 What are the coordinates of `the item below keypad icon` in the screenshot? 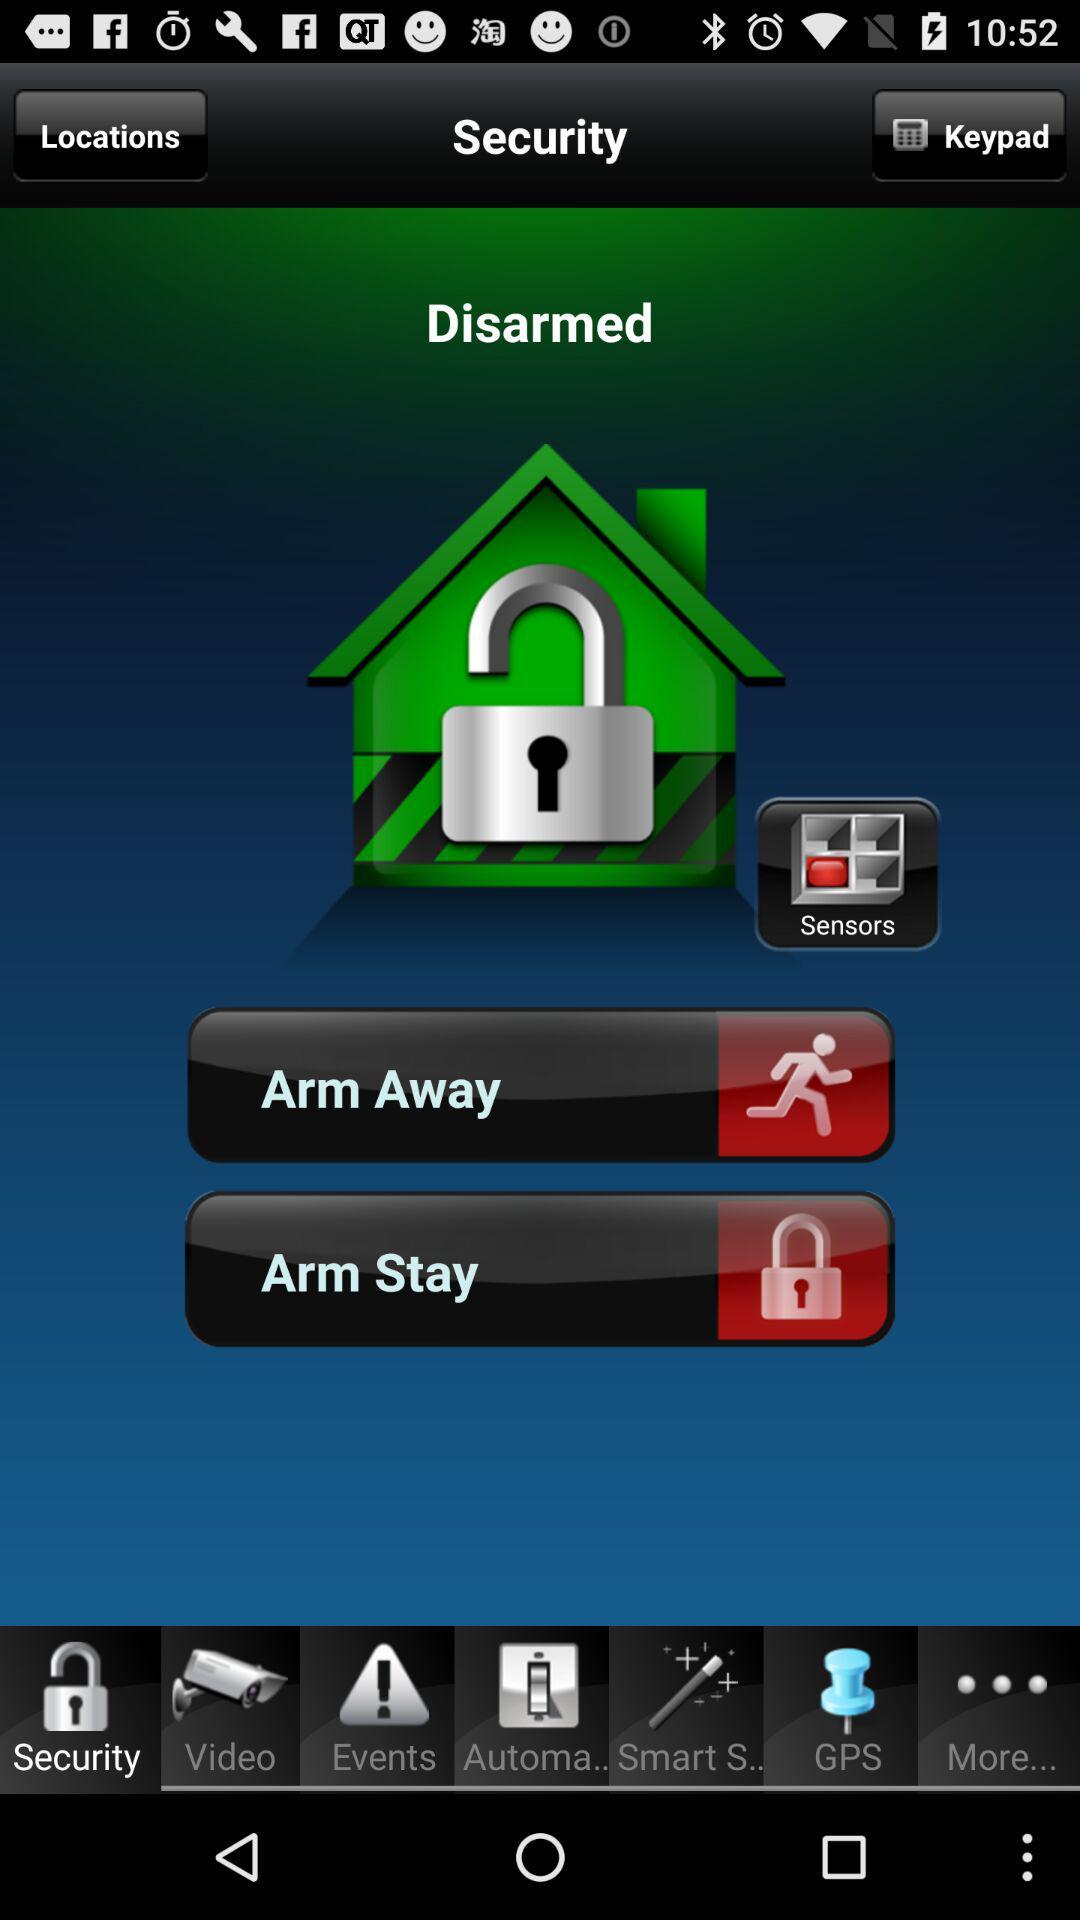 It's located at (847, 874).